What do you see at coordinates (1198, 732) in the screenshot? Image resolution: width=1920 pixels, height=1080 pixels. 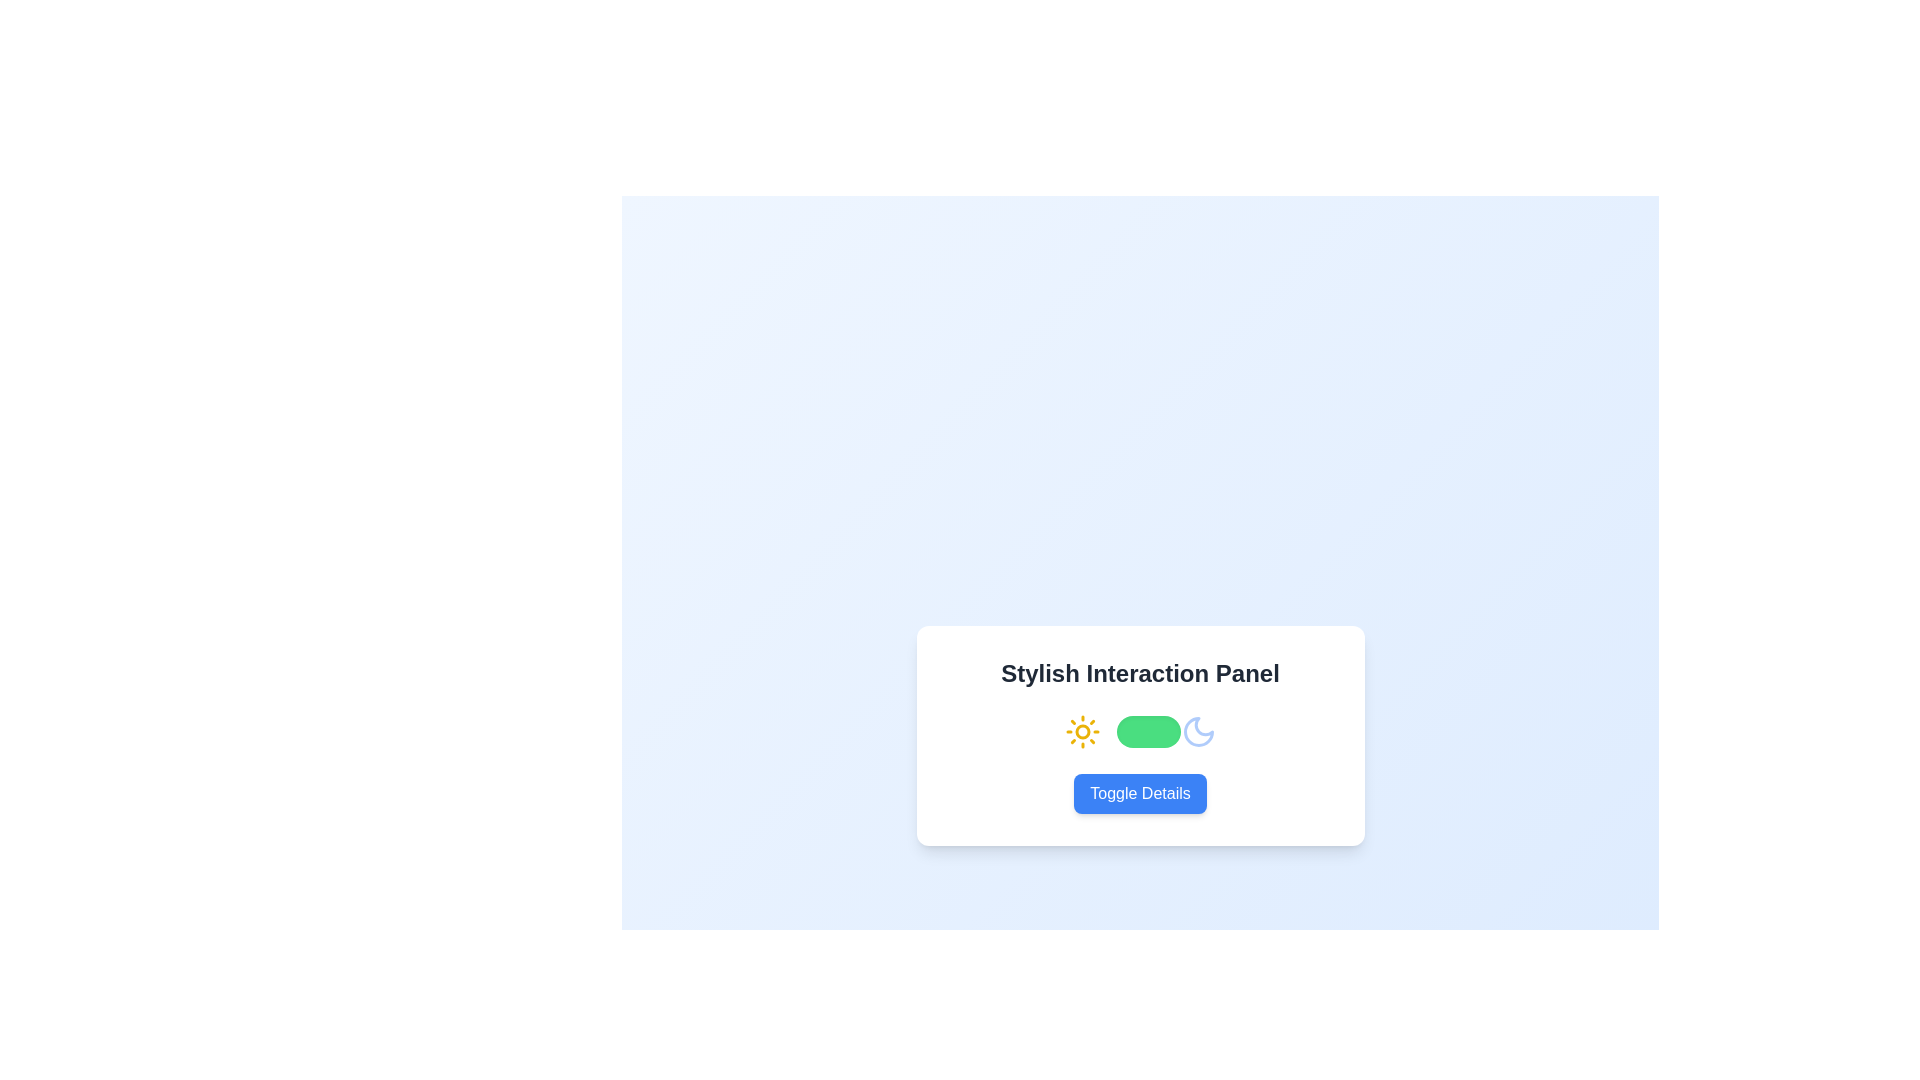 I see `the blue crescent moon icon located within the 'Stylish Interaction Panel', positioned to the right of a green toggle switch` at bounding box center [1198, 732].